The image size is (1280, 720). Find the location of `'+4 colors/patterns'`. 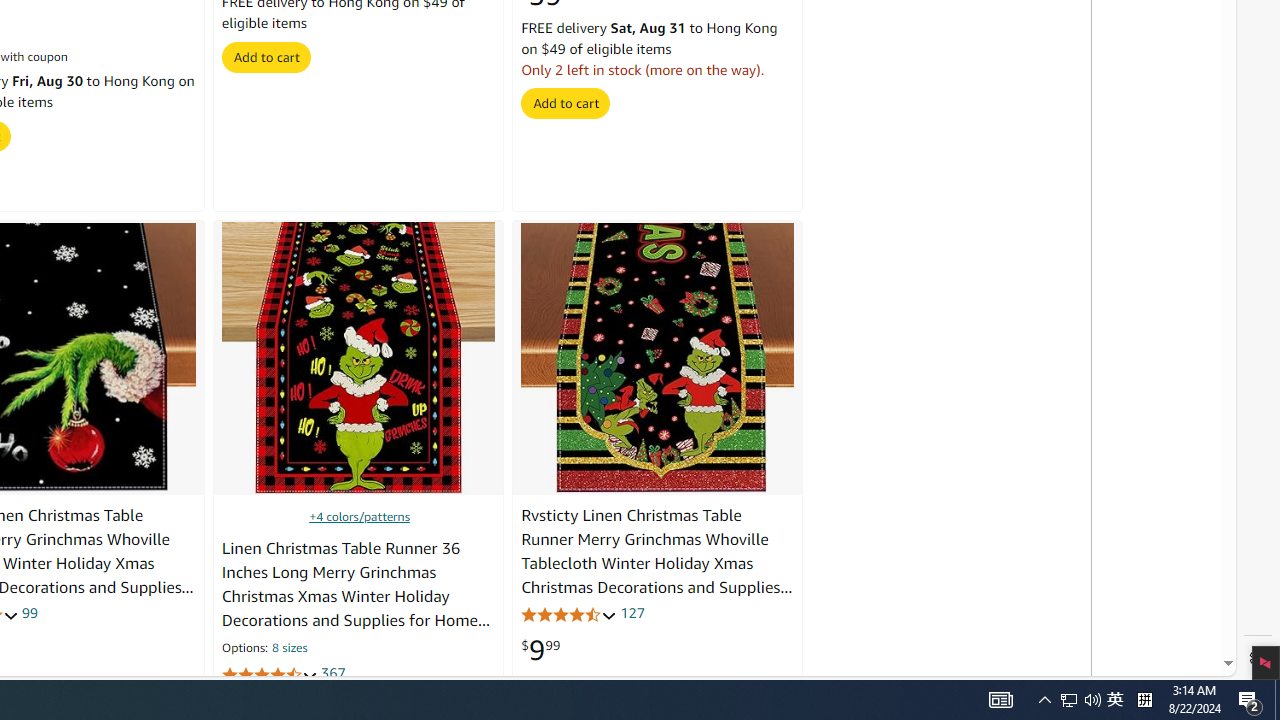

'+4 colors/patterns' is located at coordinates (359, 515).